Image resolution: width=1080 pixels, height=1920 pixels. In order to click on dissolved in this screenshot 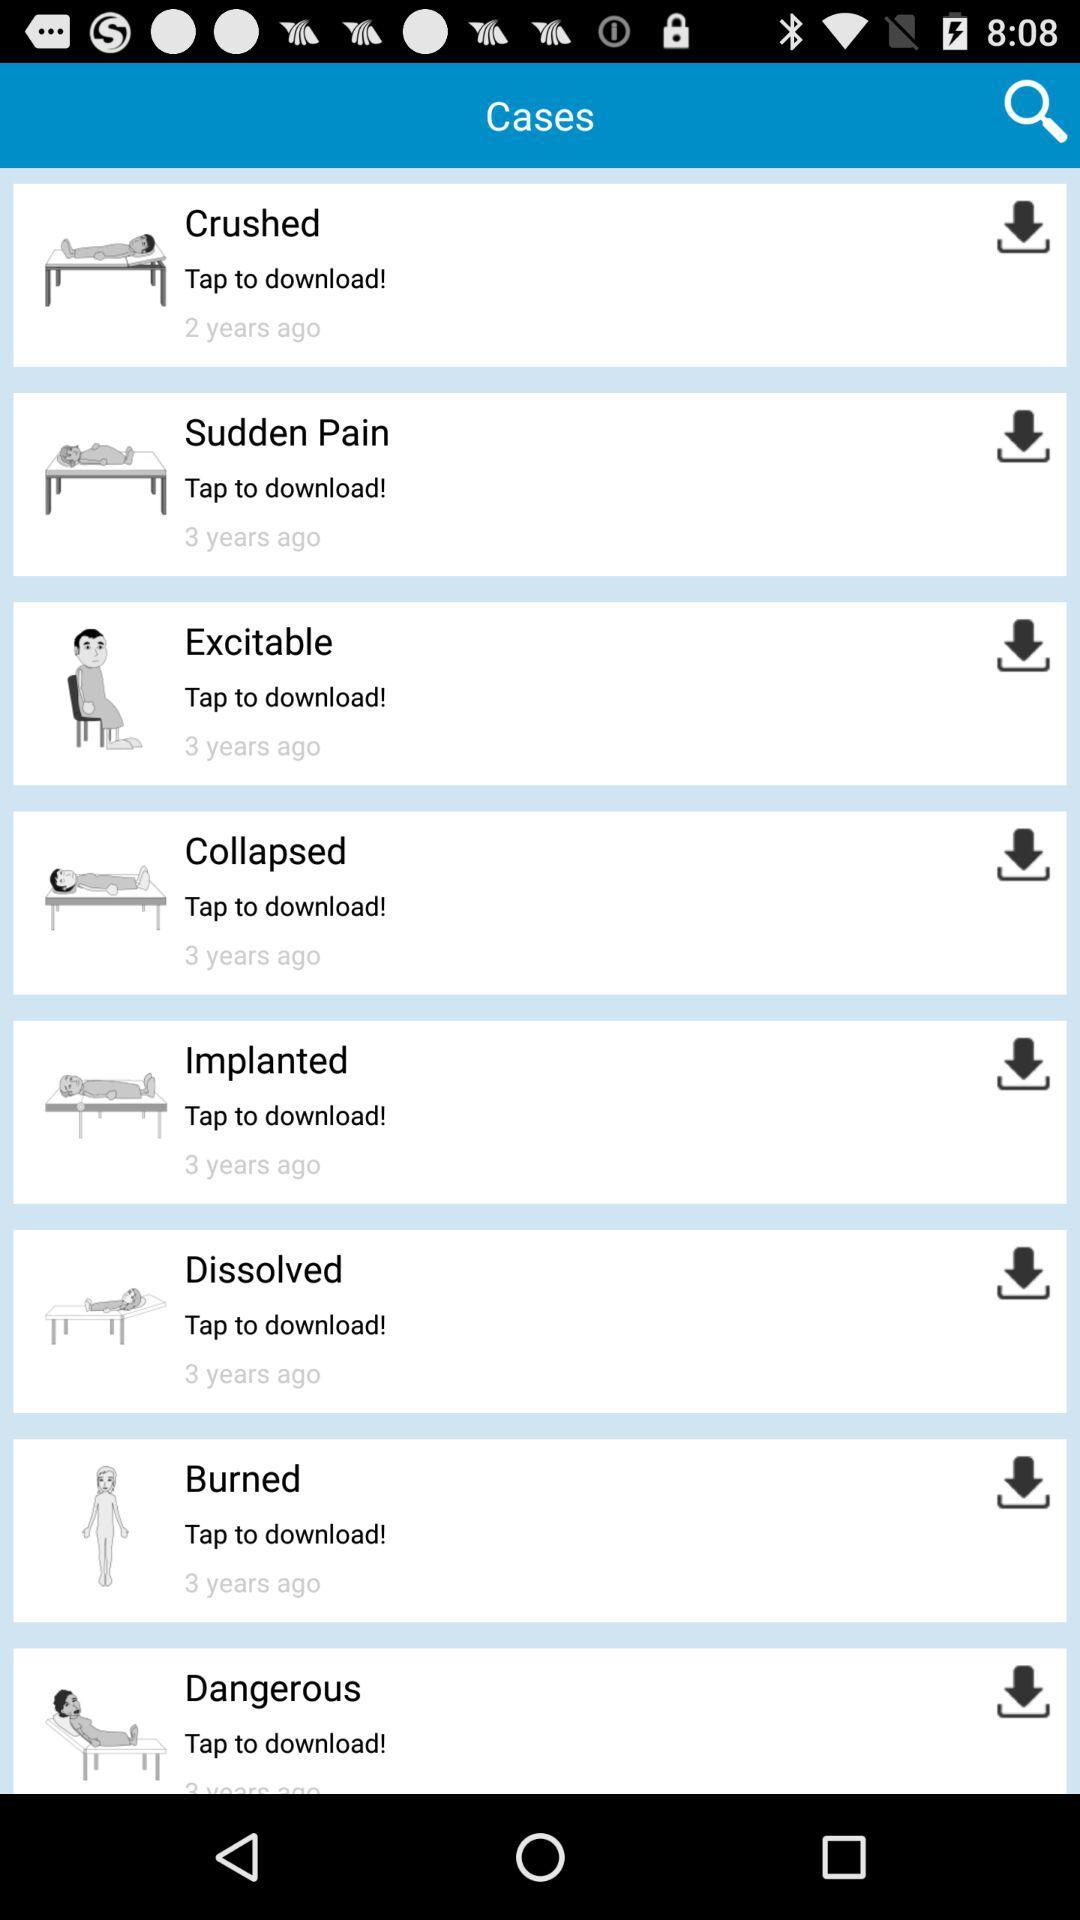, I will do `click(262, 1267)`.